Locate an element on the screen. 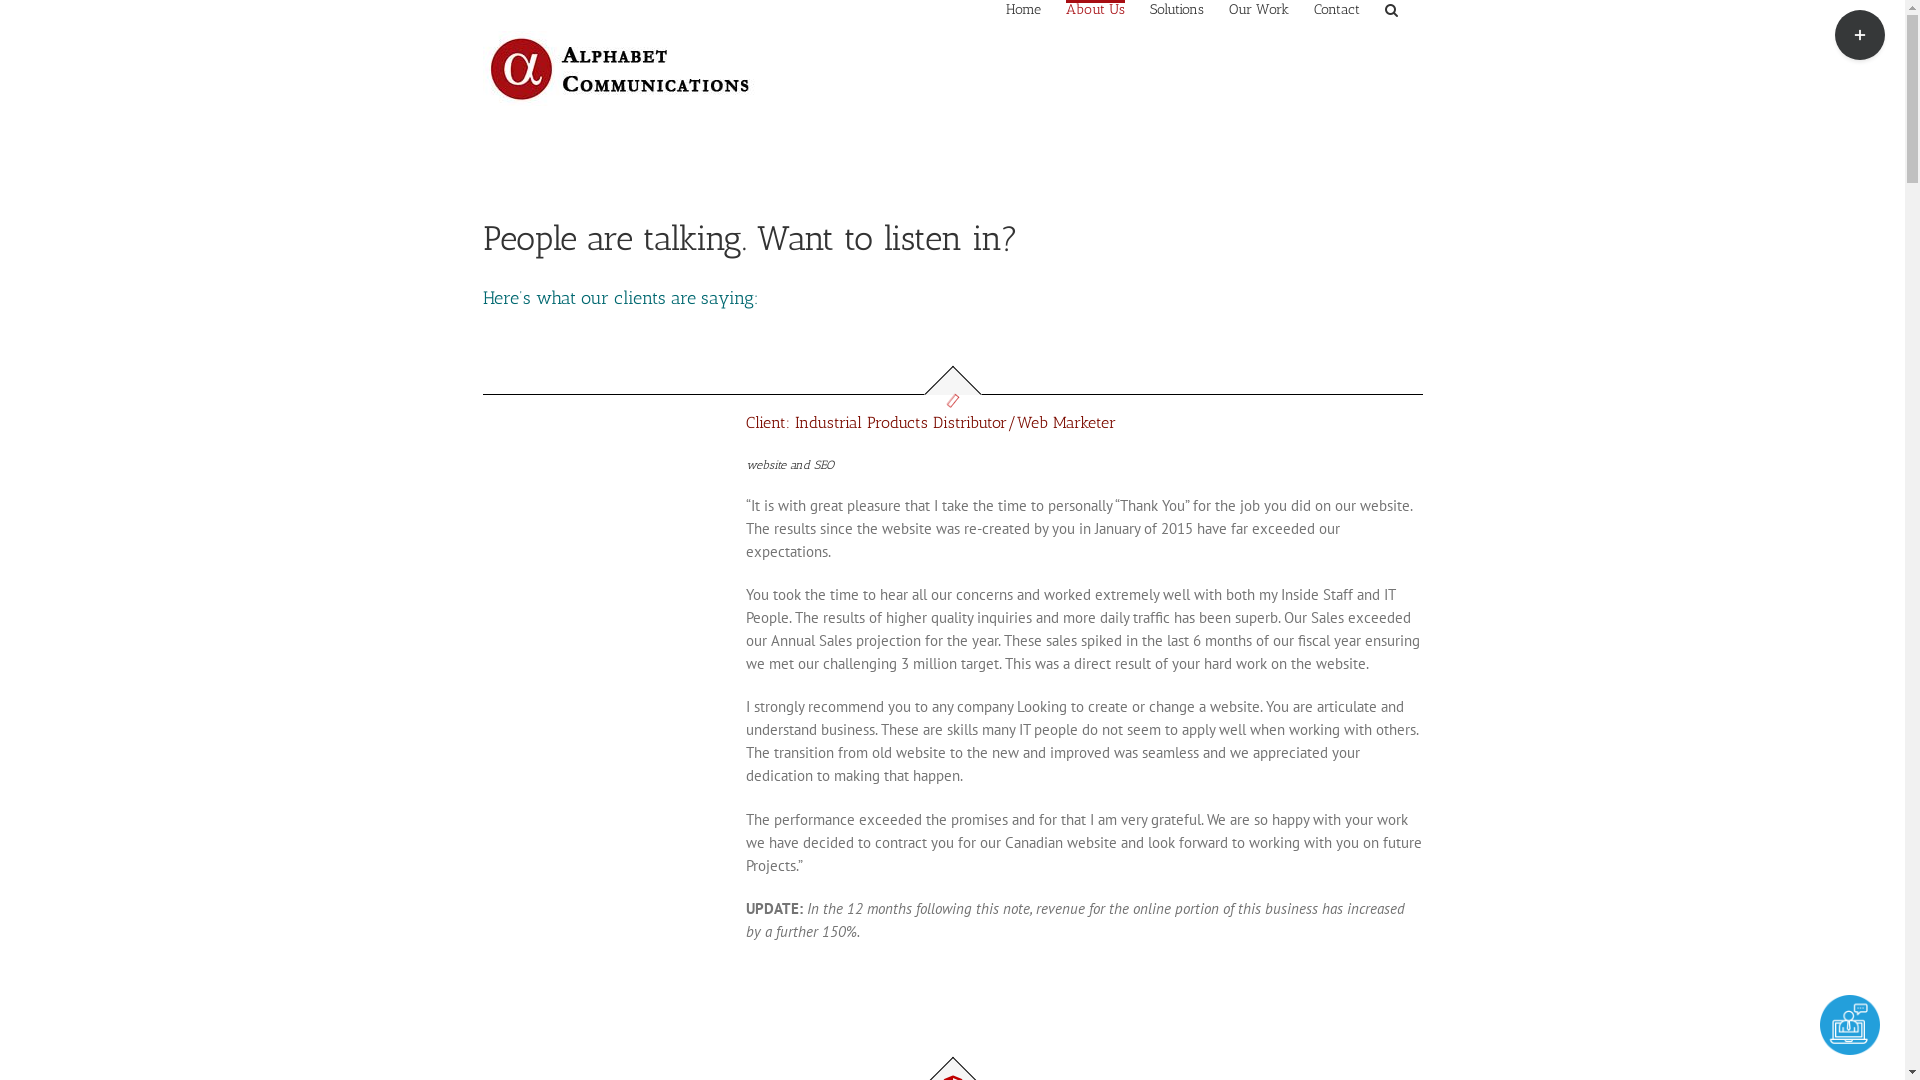  'Home' is located at coordinates (1023, 8).